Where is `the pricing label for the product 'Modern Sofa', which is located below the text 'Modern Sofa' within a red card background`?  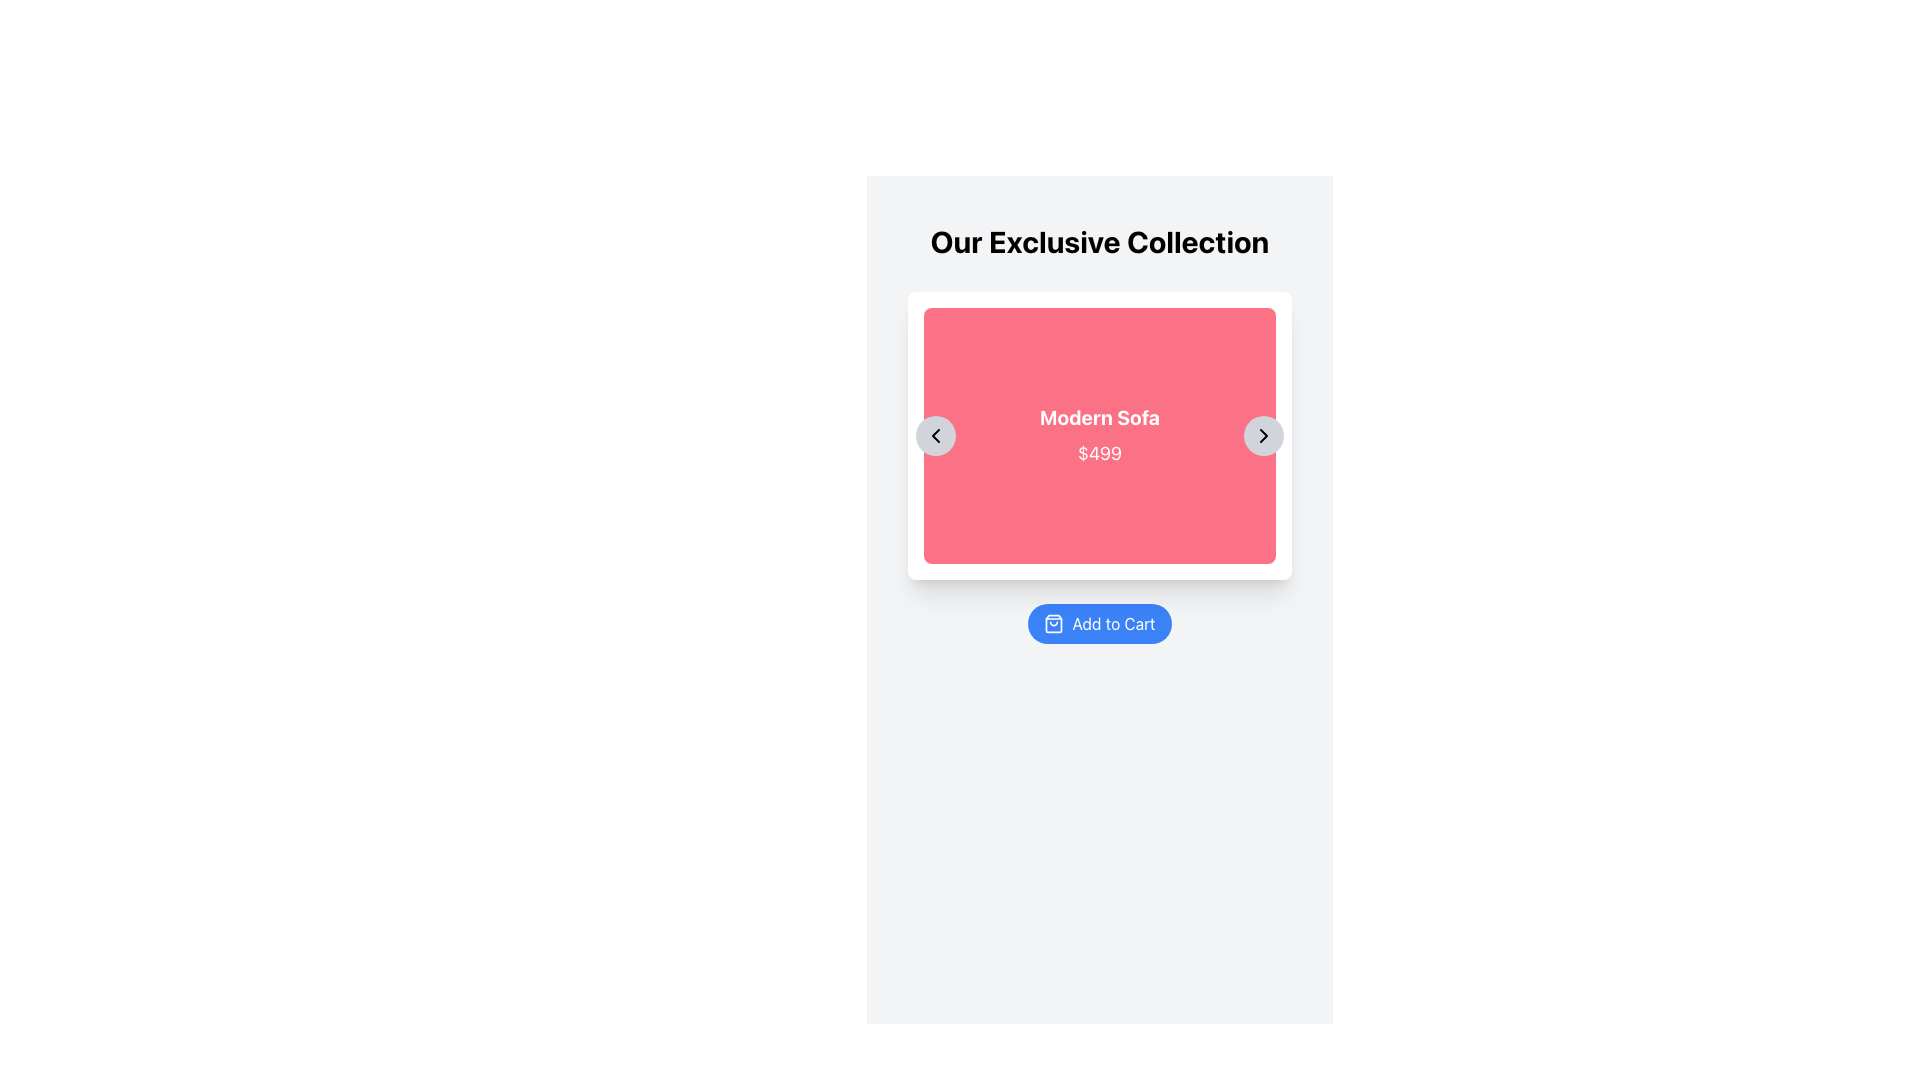 the pricing label for the product 'Modern Sofa', which is located below the text 'Modern Sofa' within a red card background is located at coordinates (1098, 454).